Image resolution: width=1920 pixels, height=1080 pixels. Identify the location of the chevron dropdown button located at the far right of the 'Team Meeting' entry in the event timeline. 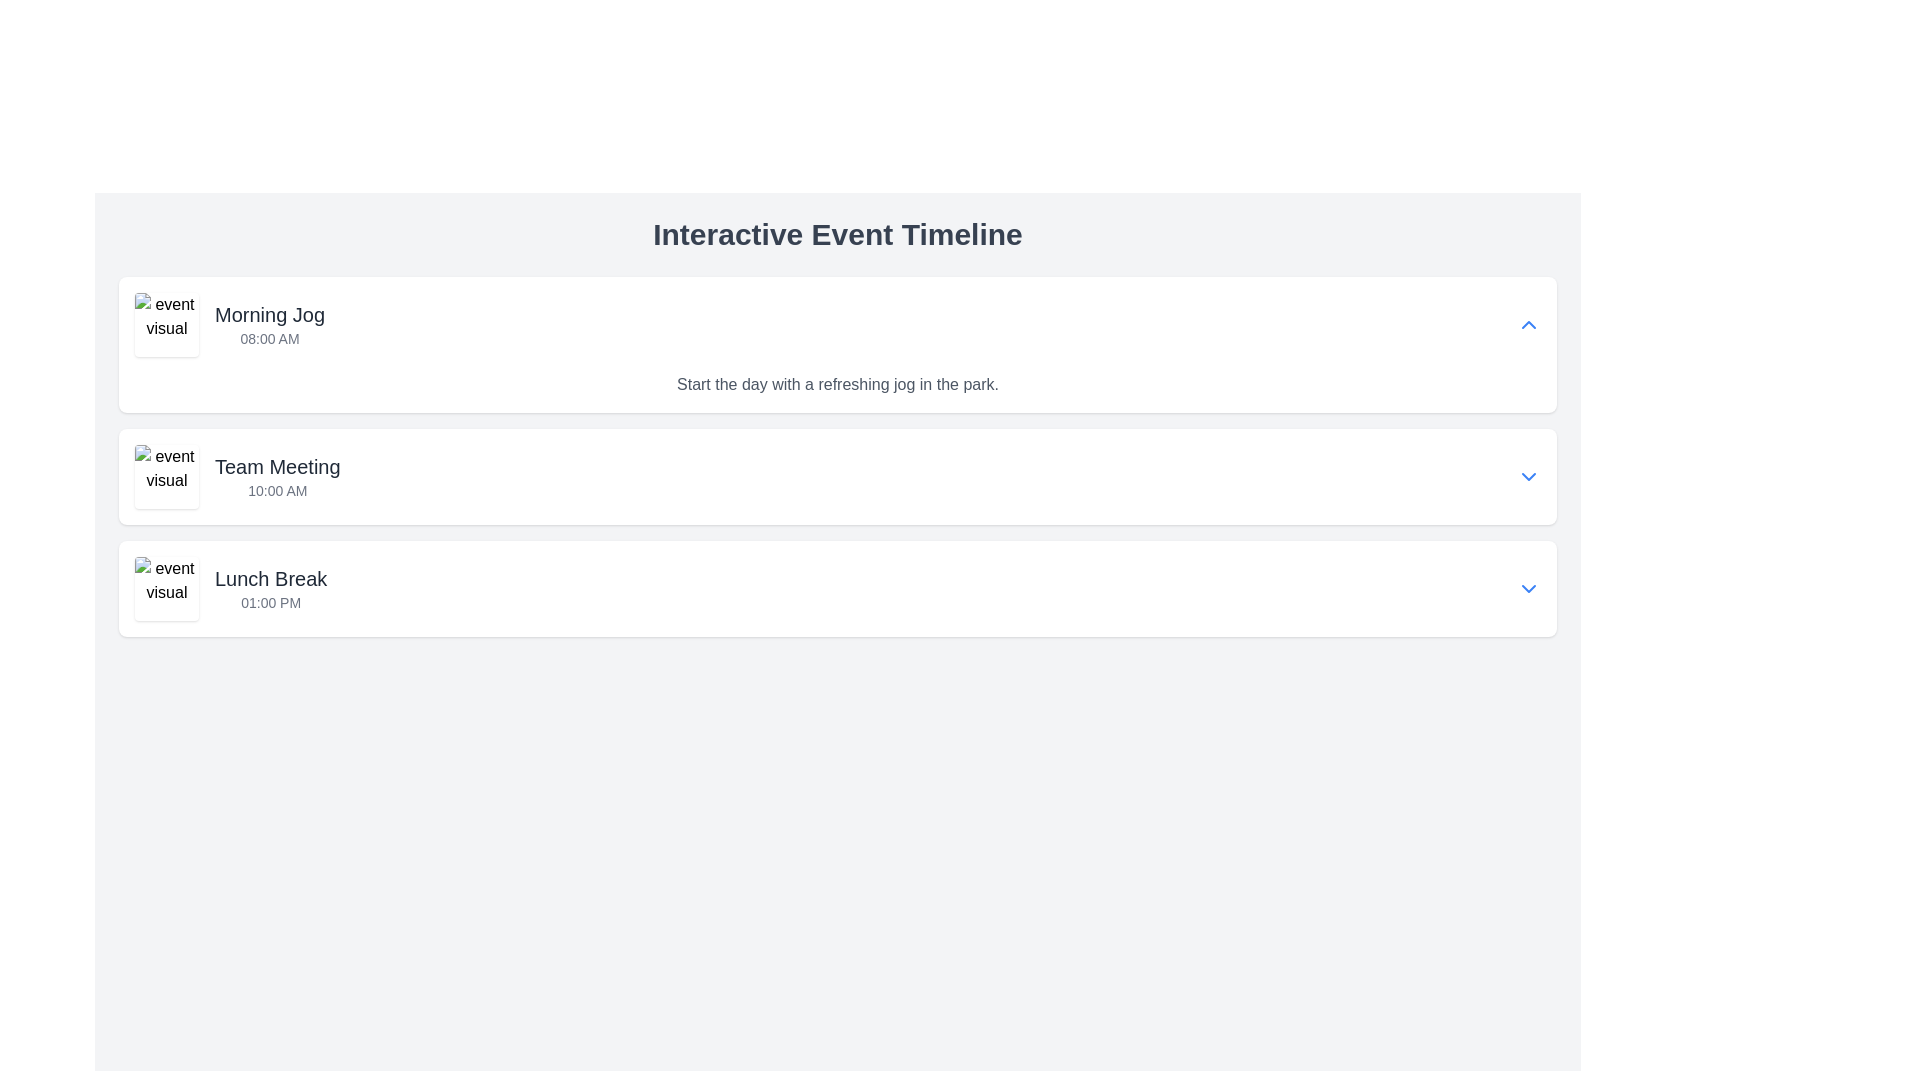
(1528, 477).